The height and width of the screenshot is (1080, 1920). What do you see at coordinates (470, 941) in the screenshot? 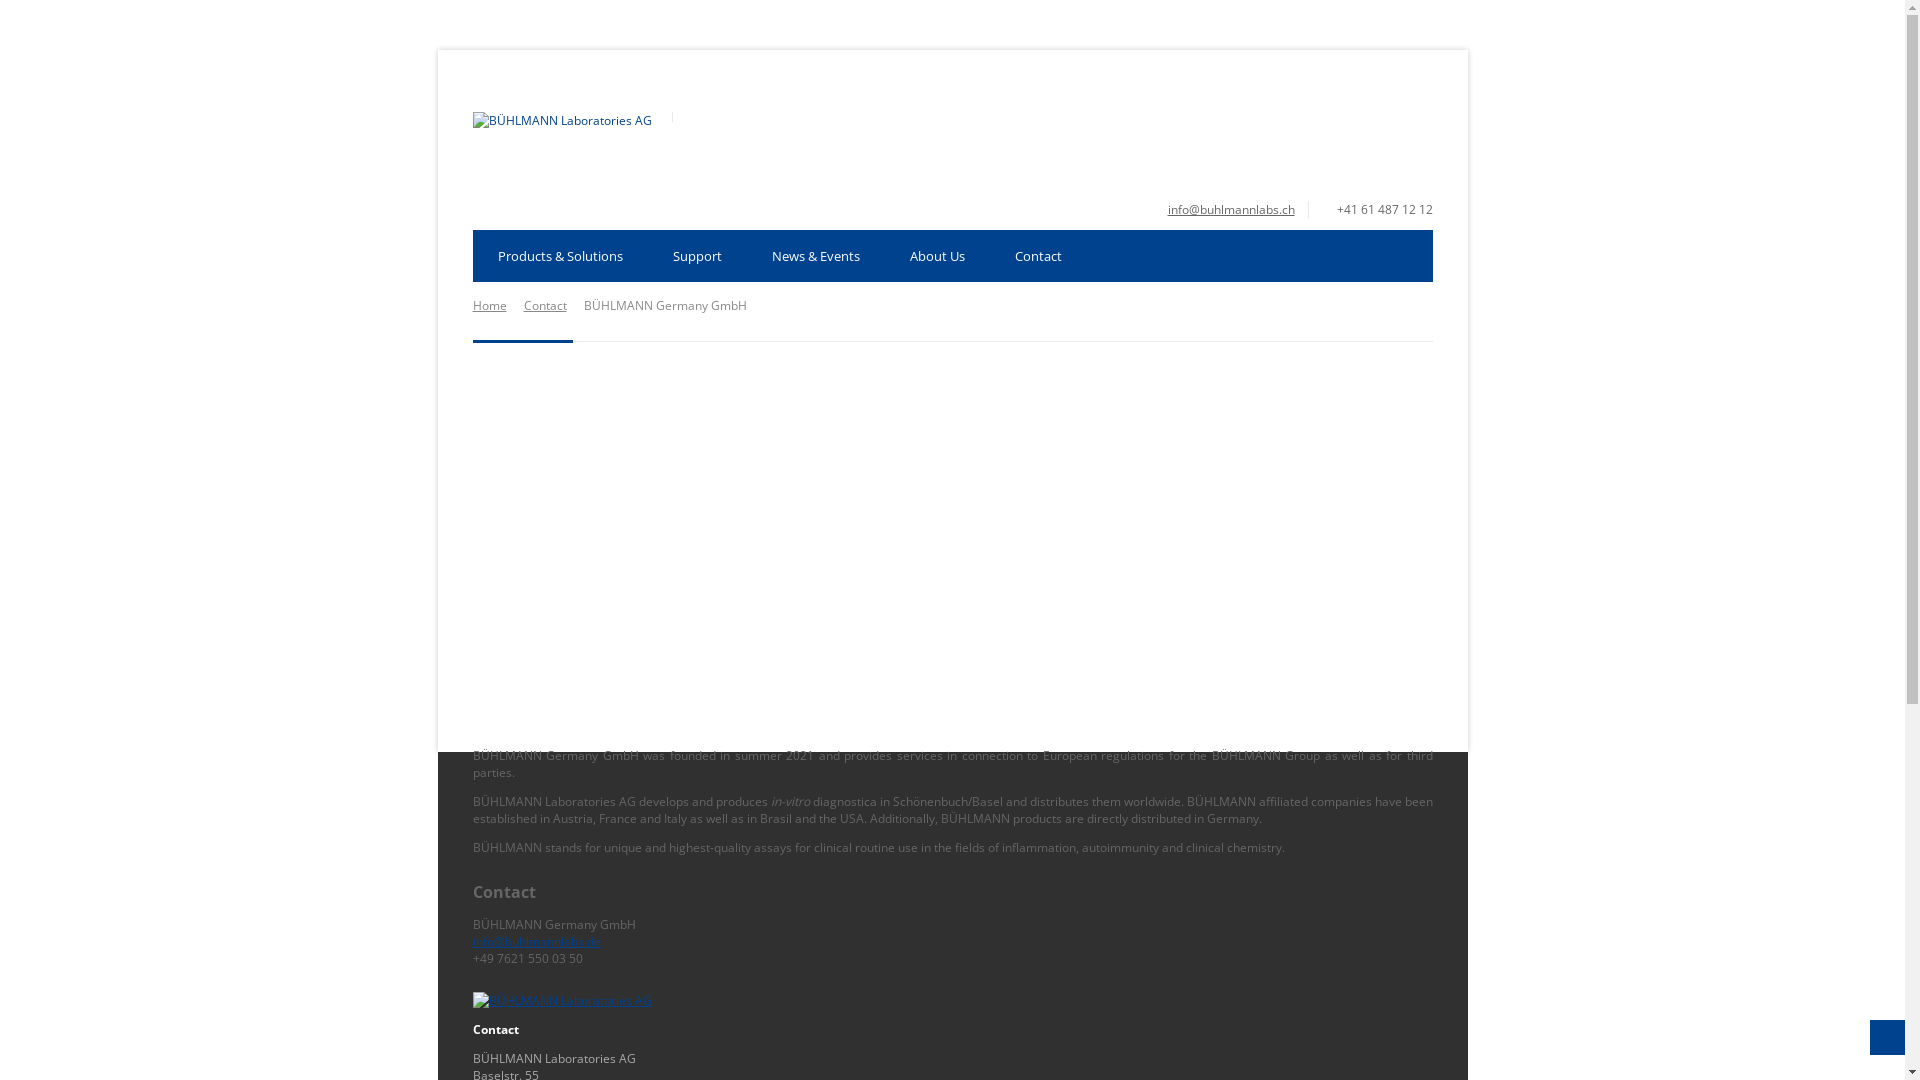
I see `'info@buhlmannlabs.de'` at bounding box center [470, 941].